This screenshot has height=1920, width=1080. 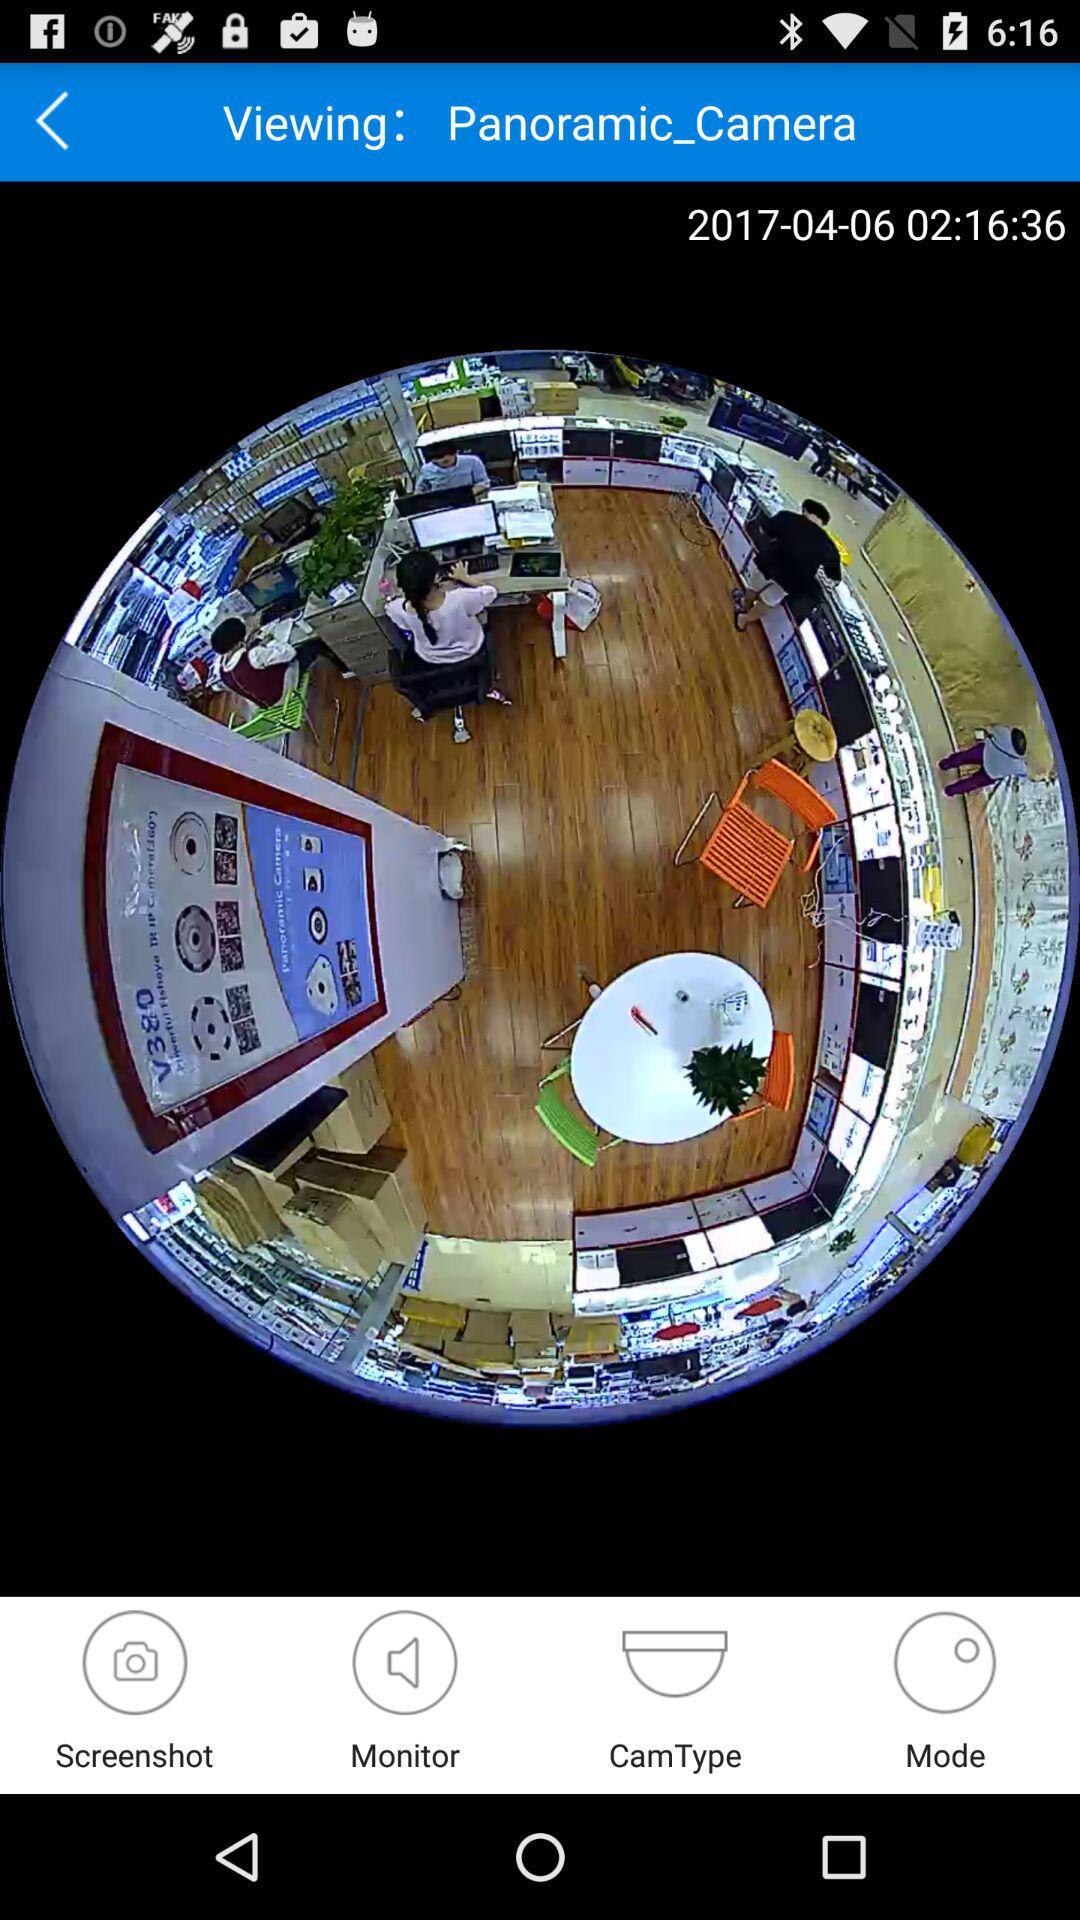 I want to click on go back, so click(x=58, y=121).